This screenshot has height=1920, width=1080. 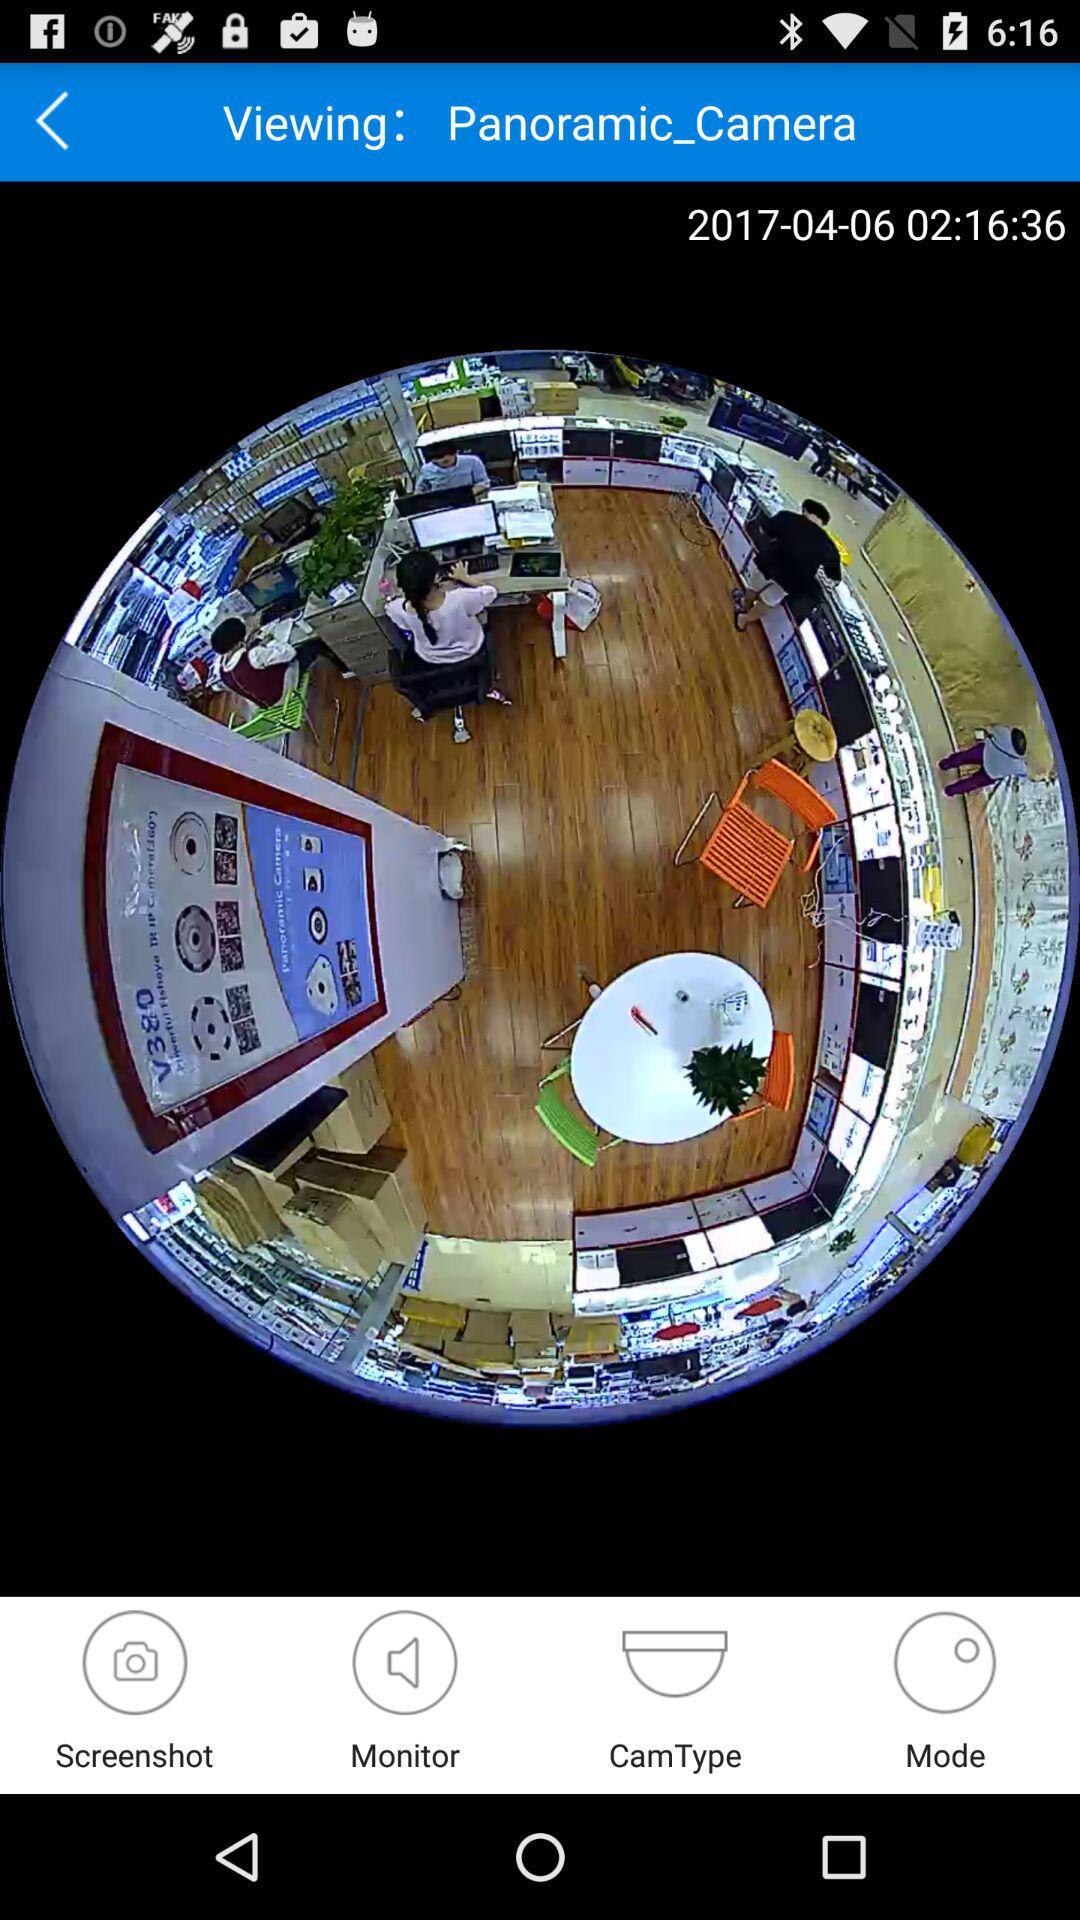 I want to click on go back, so click(x=58, y=121).